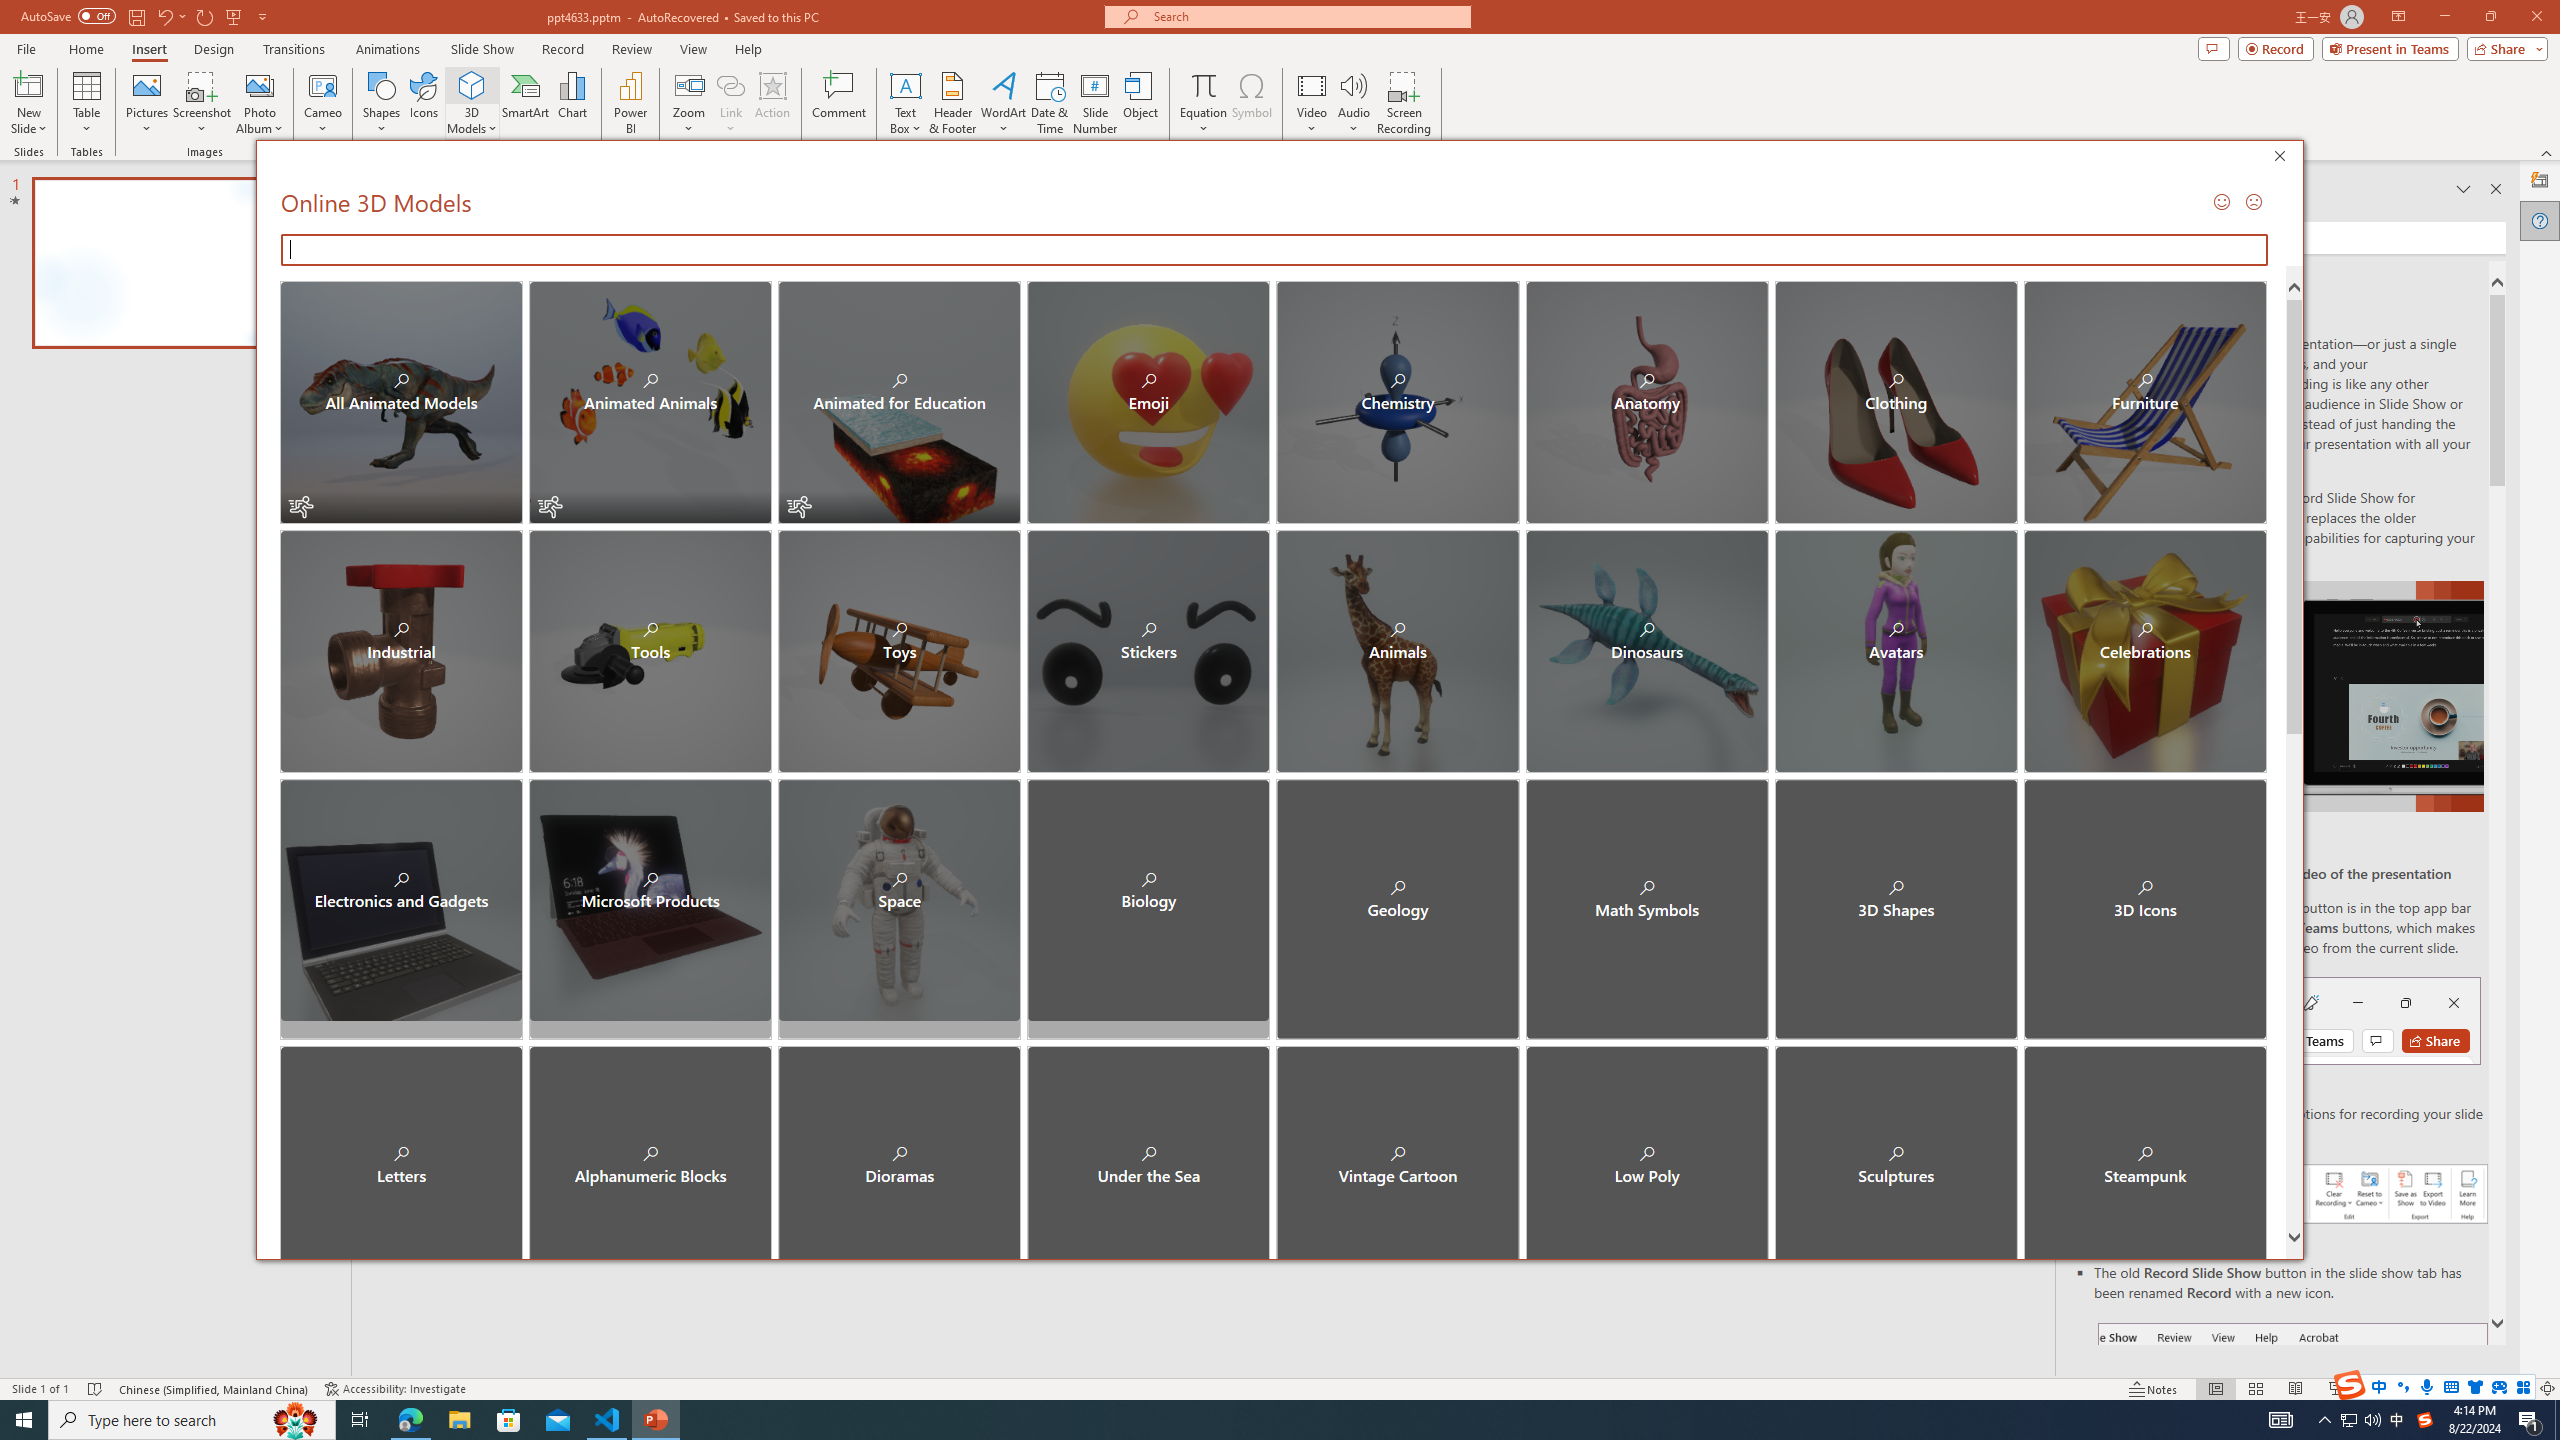  I want to click on 'Date & Time...', so click(1048, 103).